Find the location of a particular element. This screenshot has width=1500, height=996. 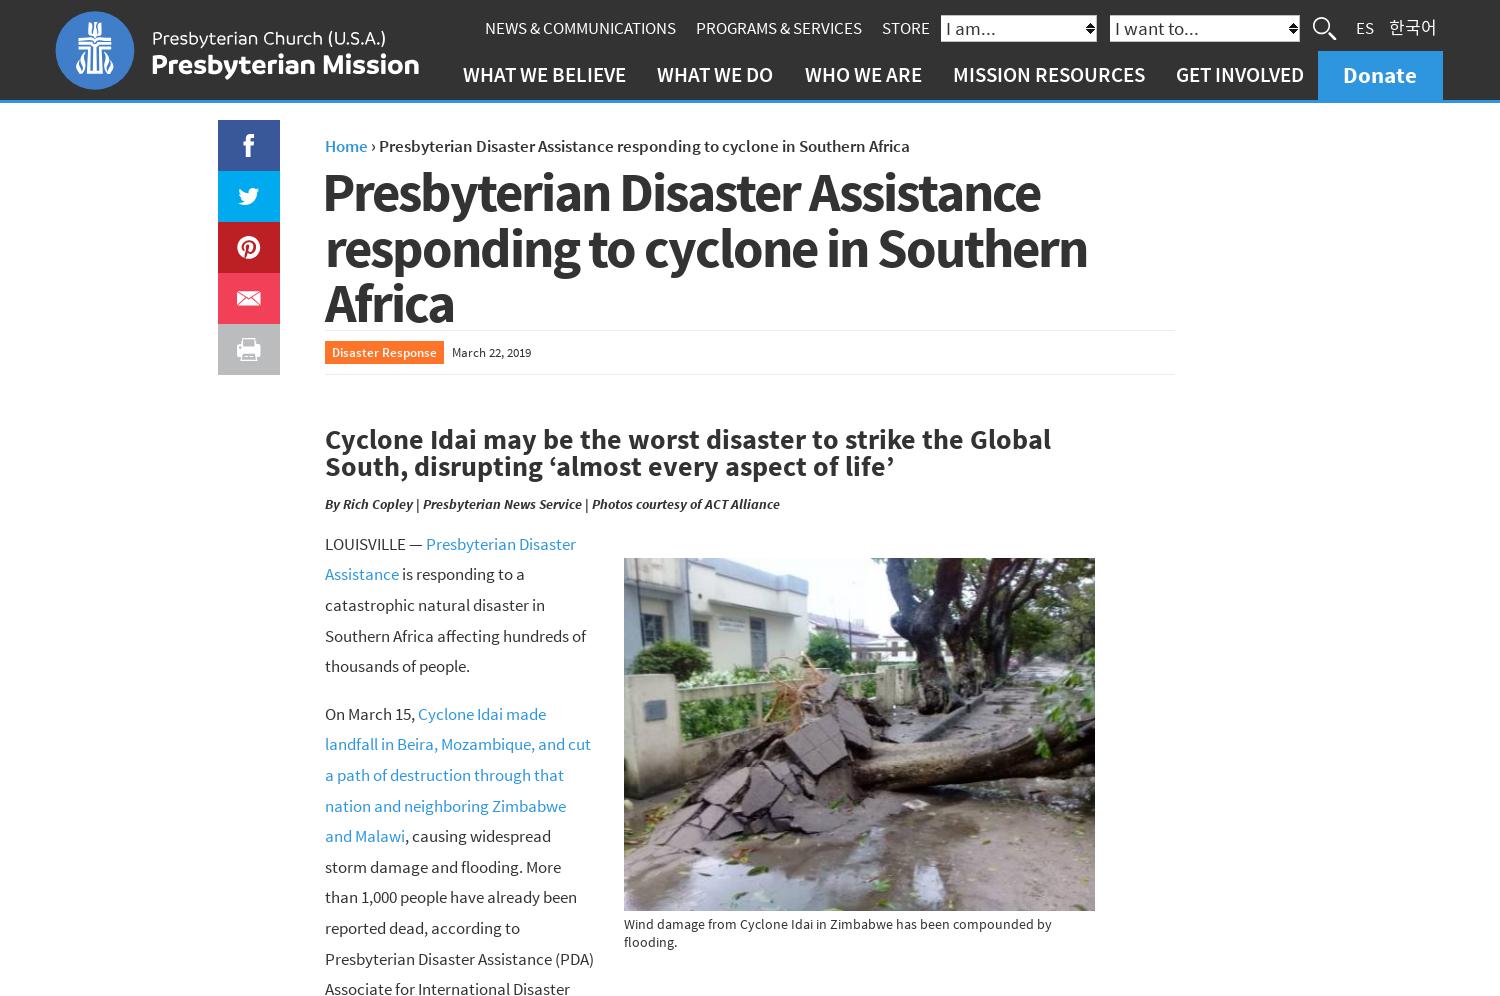

'What We Believe' is located at coordinates (544, 73).